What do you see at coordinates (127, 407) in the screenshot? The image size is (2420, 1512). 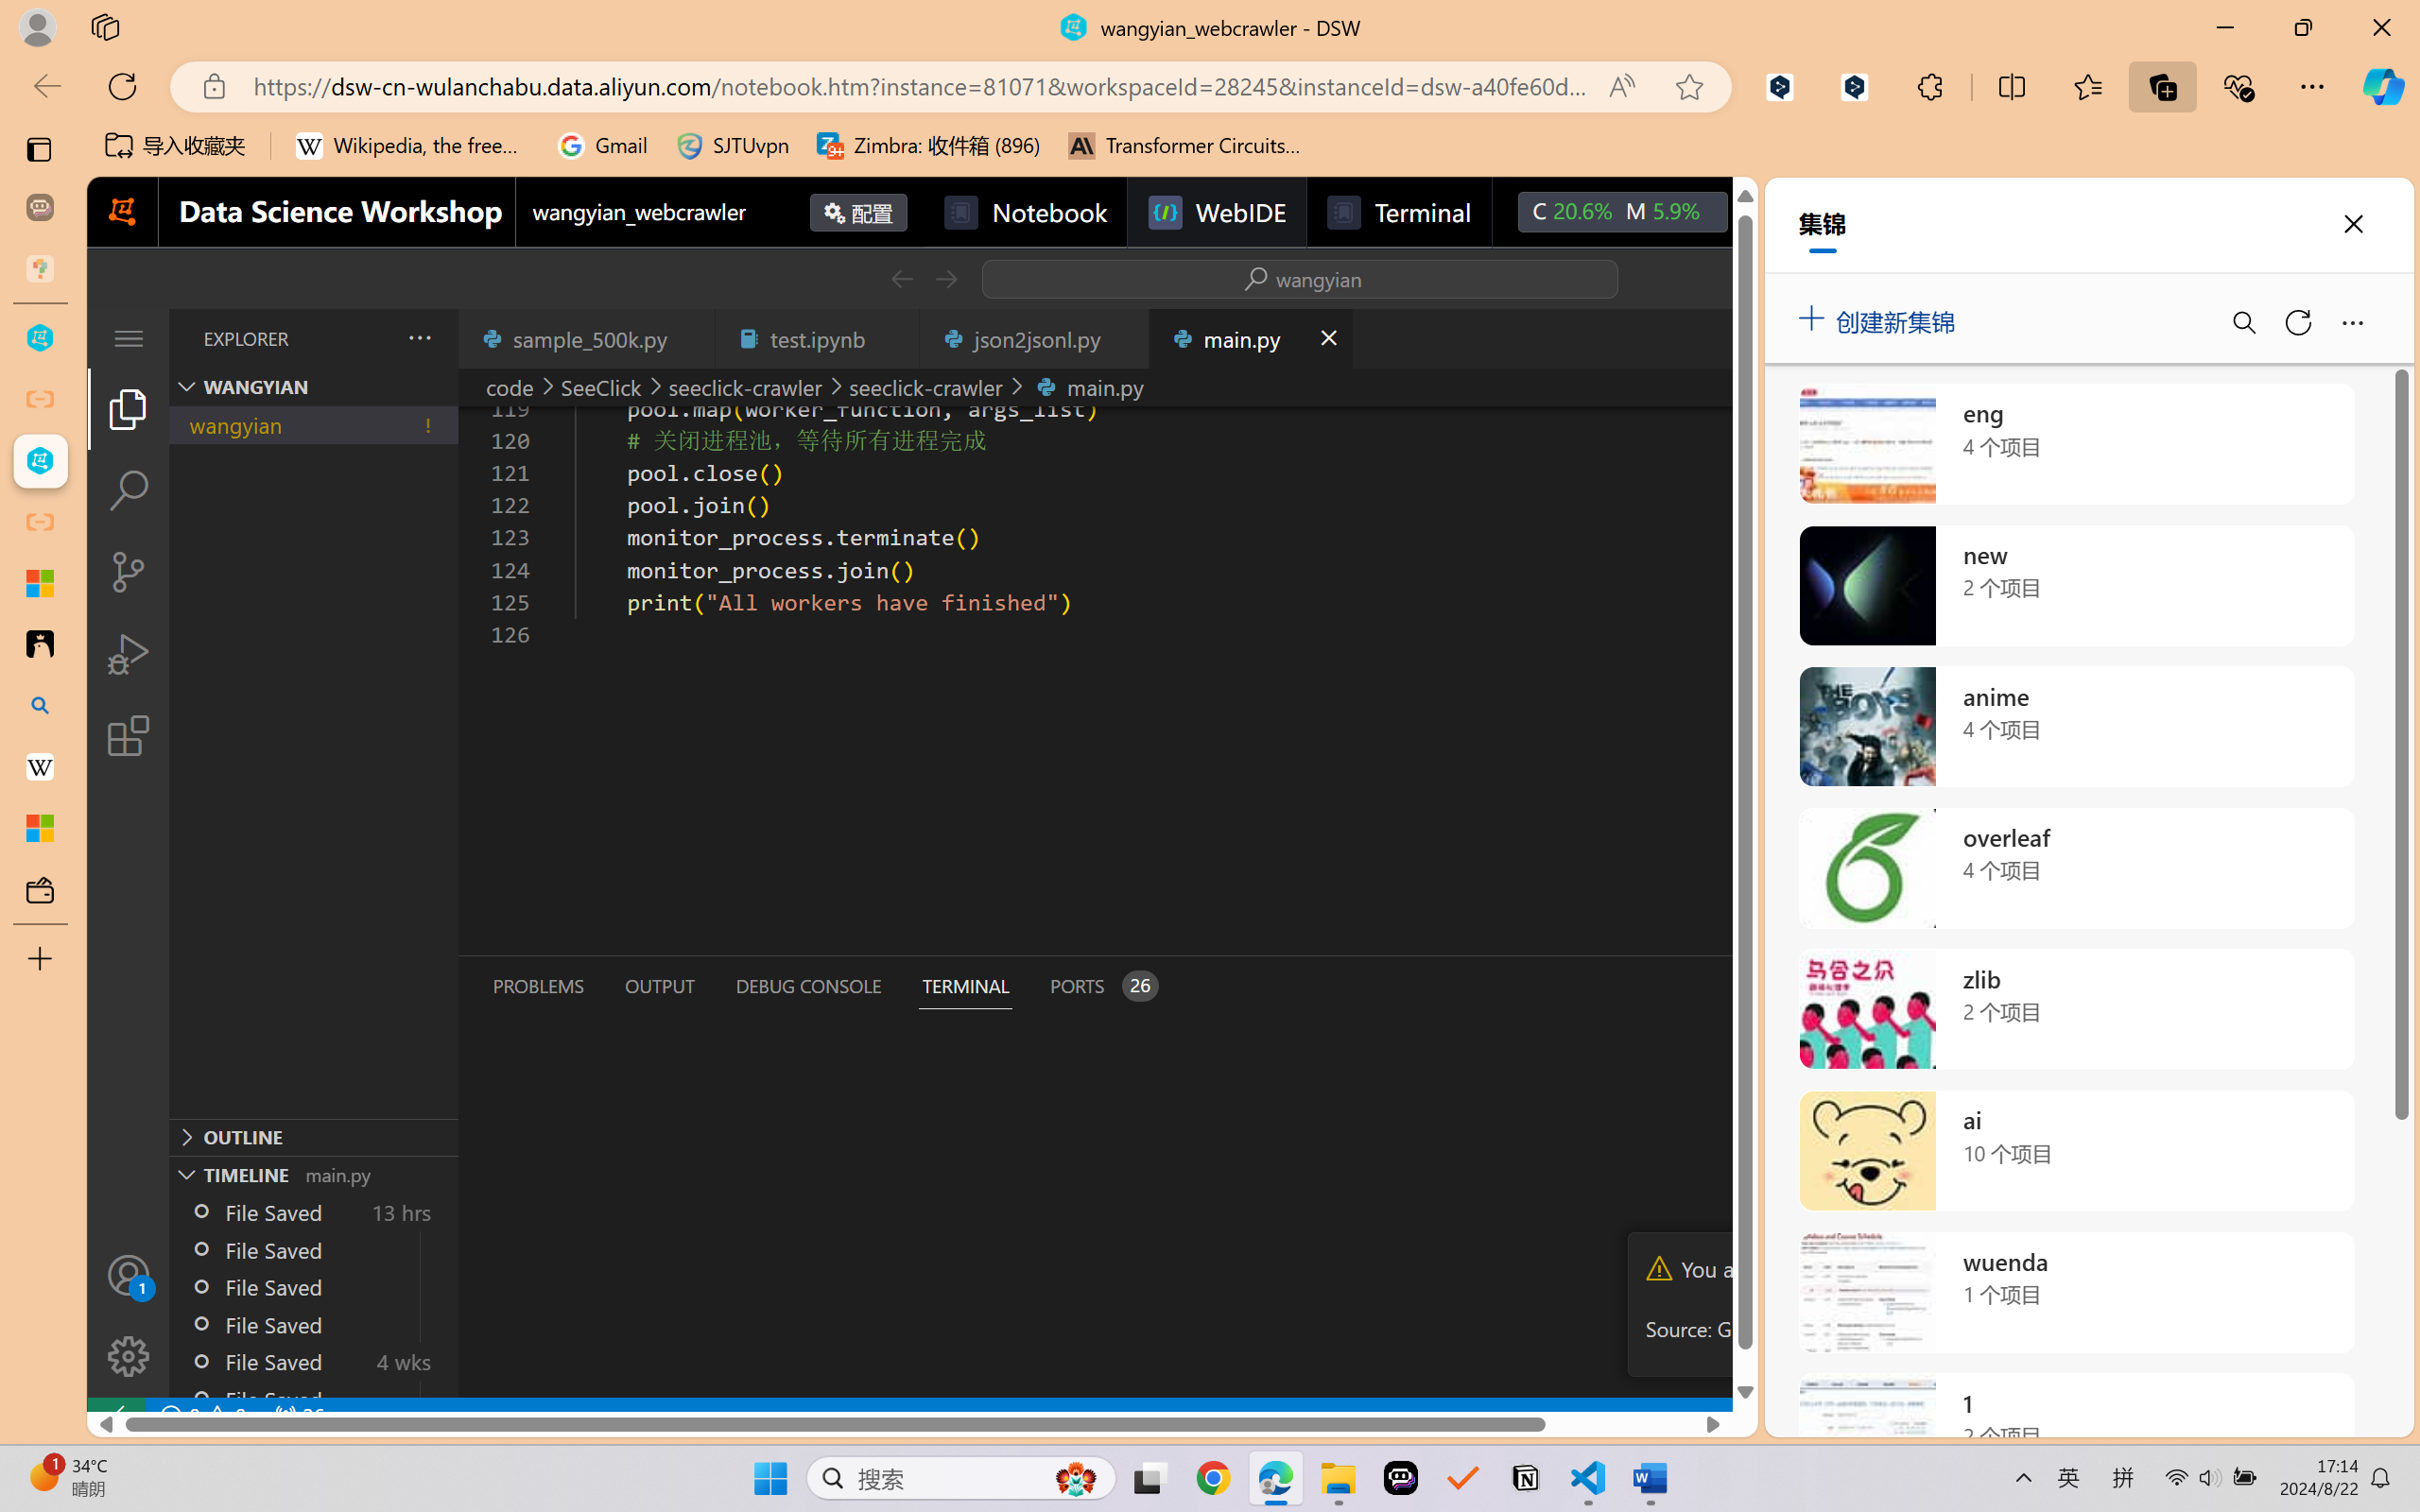 I see `'Explorer (Ctrl+Shift+E)'` at bounding box center [127, 407].